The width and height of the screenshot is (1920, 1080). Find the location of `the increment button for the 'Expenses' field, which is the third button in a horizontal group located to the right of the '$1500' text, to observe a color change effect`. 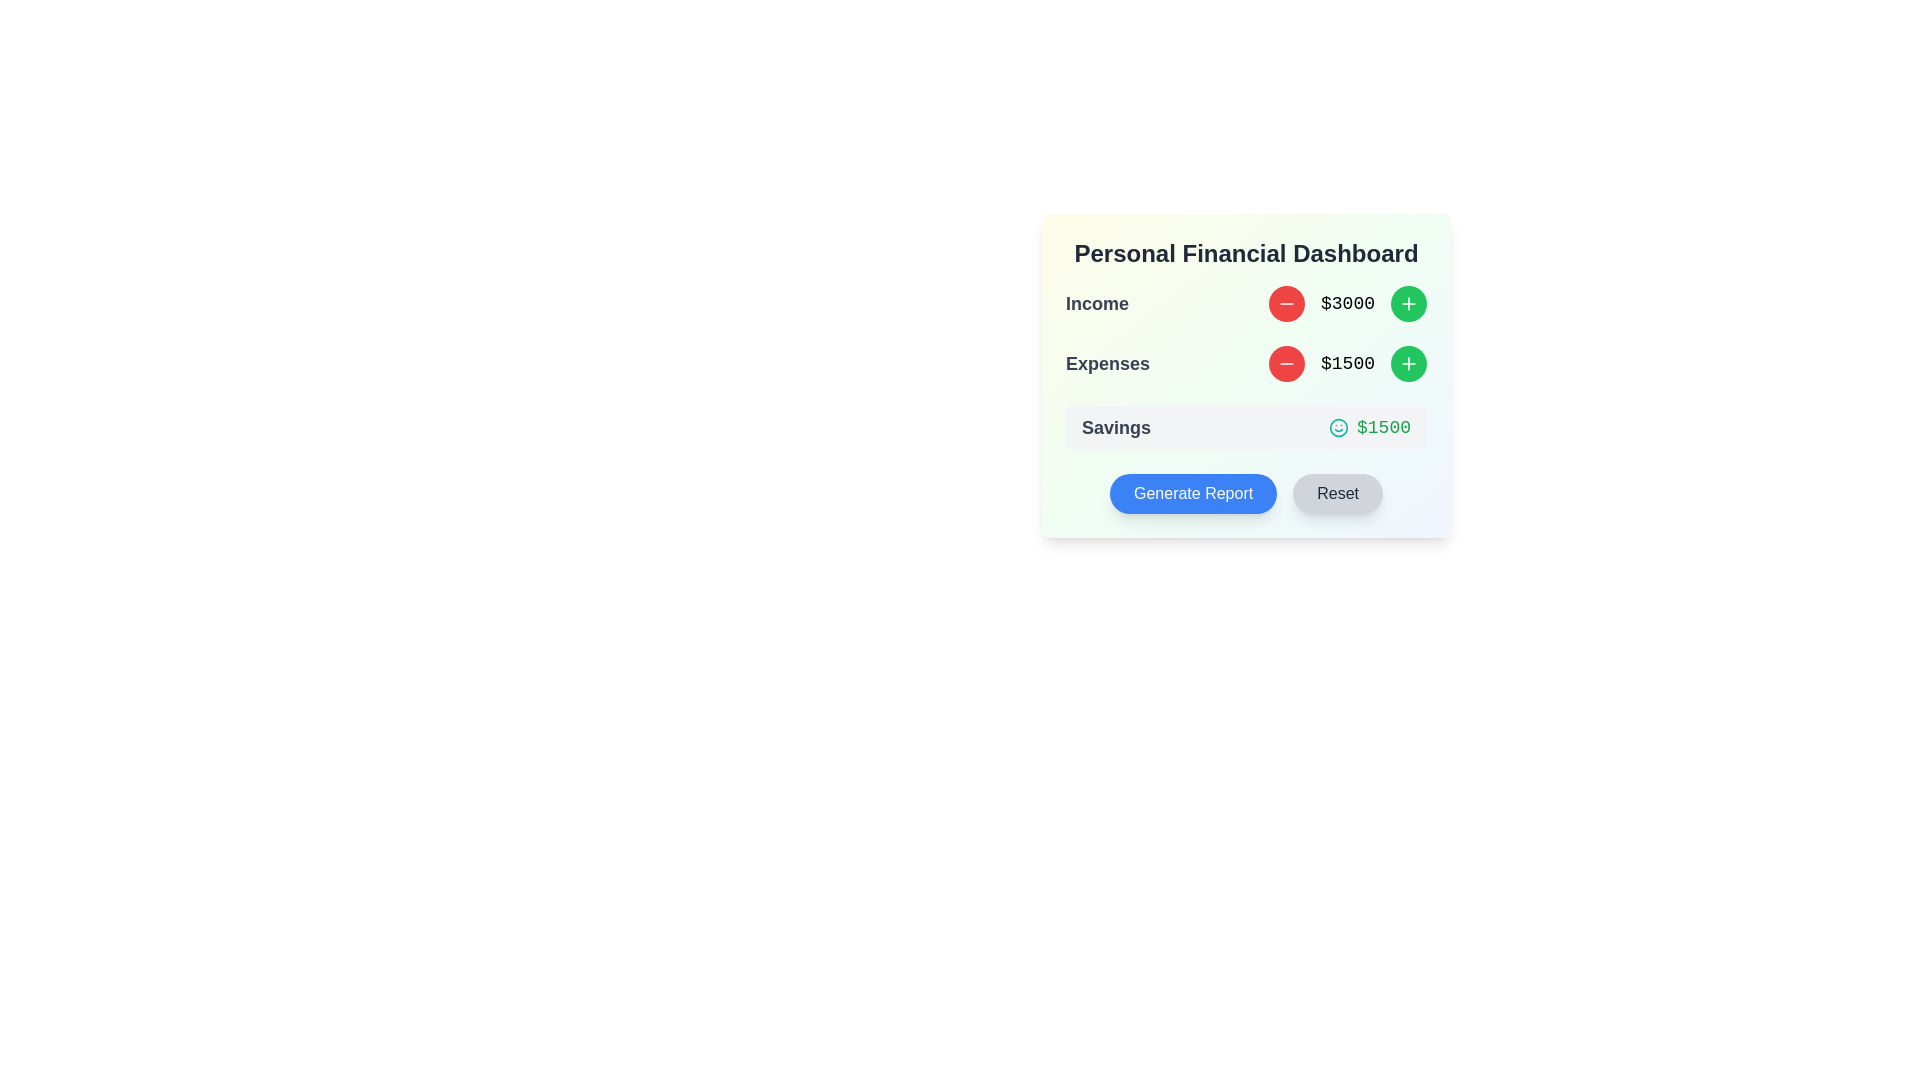

the increment button for the 'Expenses' field, which is the third button in a horizontal group located to the right of the '$1500' text, to observe a color change effect is located at coordinates (1408, 363).